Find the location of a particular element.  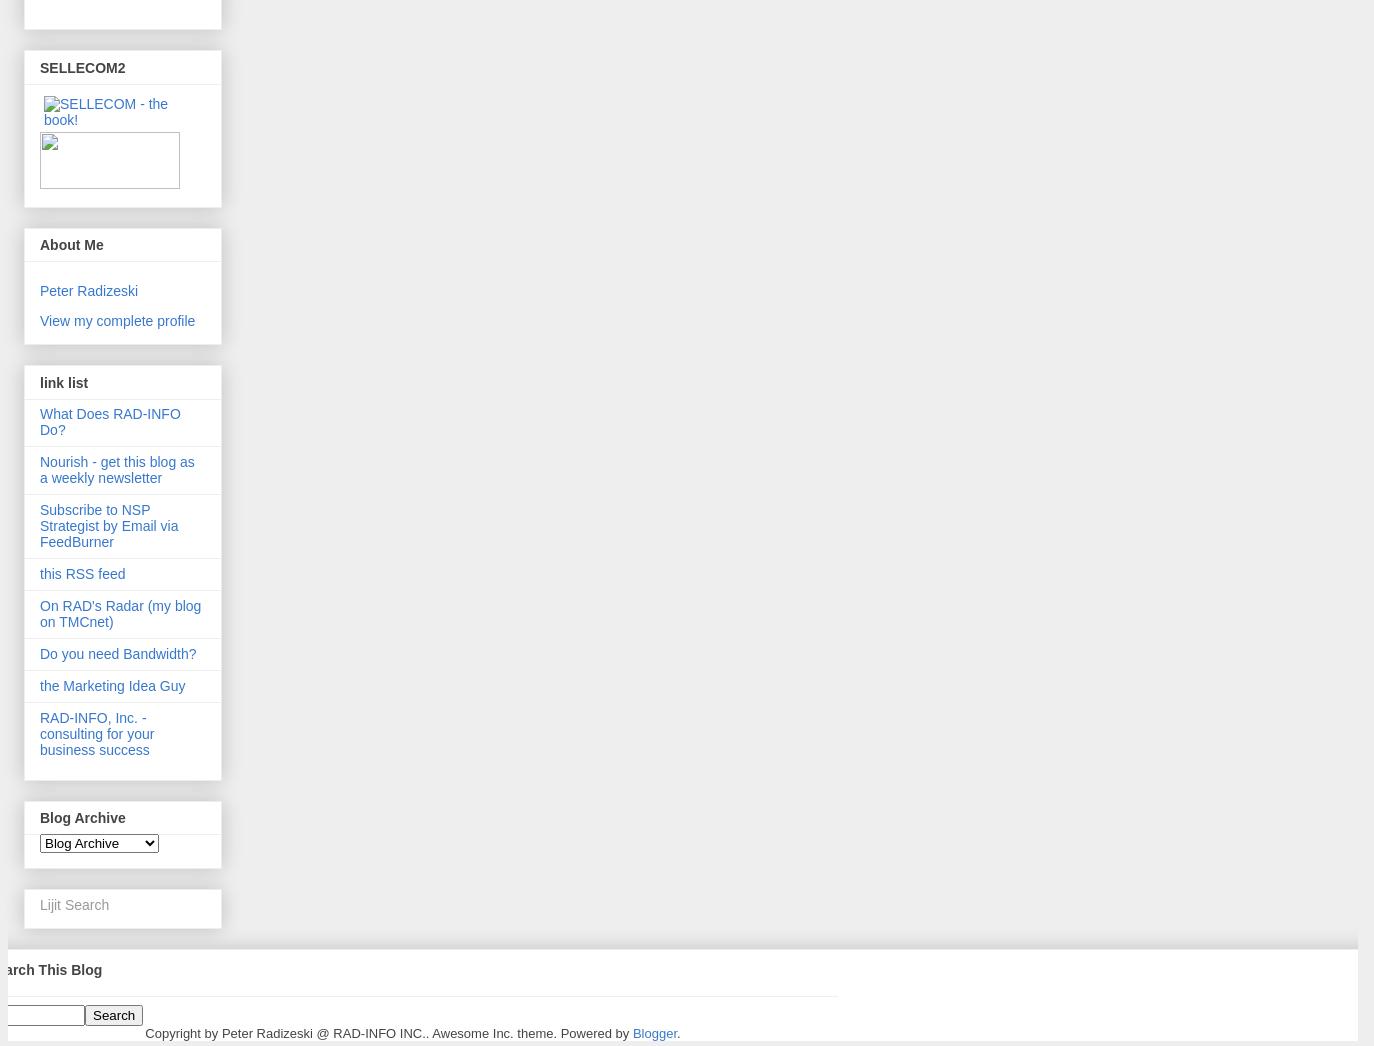

'.' is located at coordinates (676, 1032).